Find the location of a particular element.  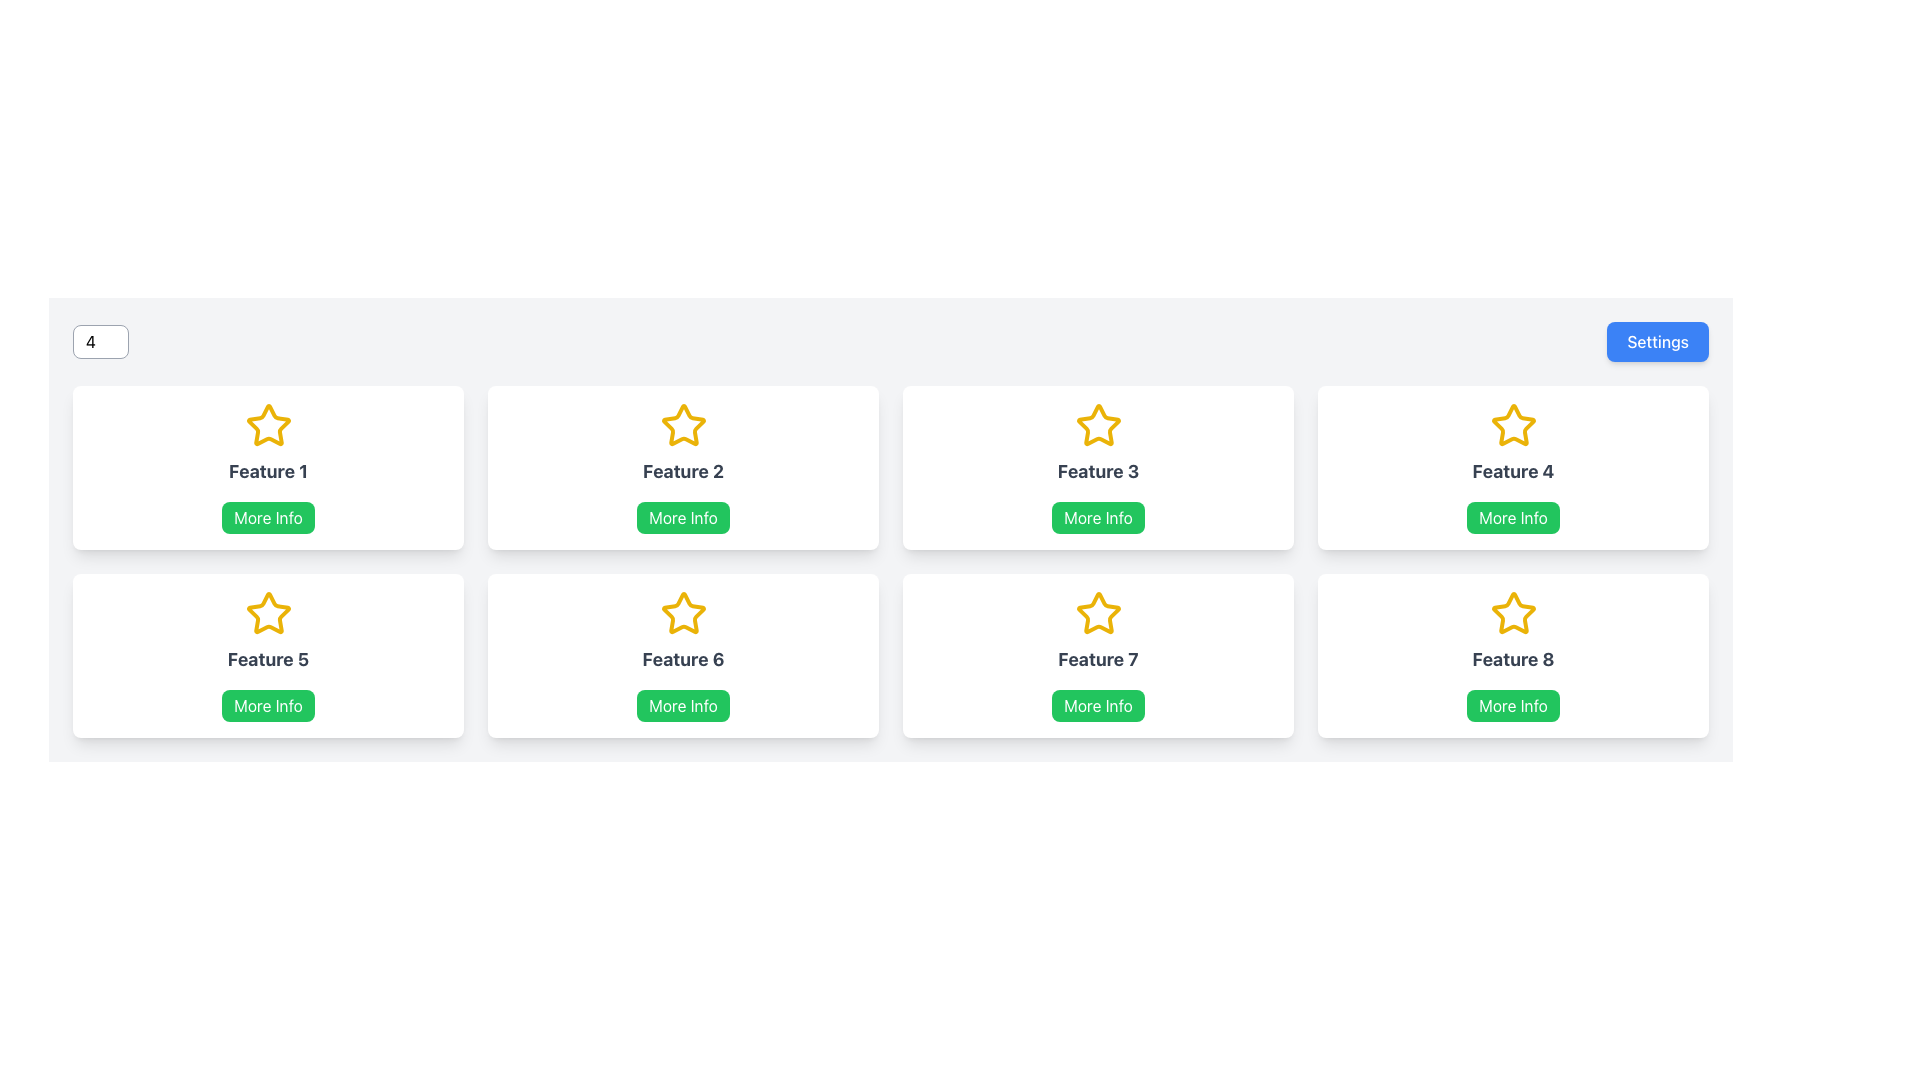

the button located within the 'Feature 2' card, beneath the heading 'Feature 2' and next to the gold star icon is located at coordinates (683, 516).